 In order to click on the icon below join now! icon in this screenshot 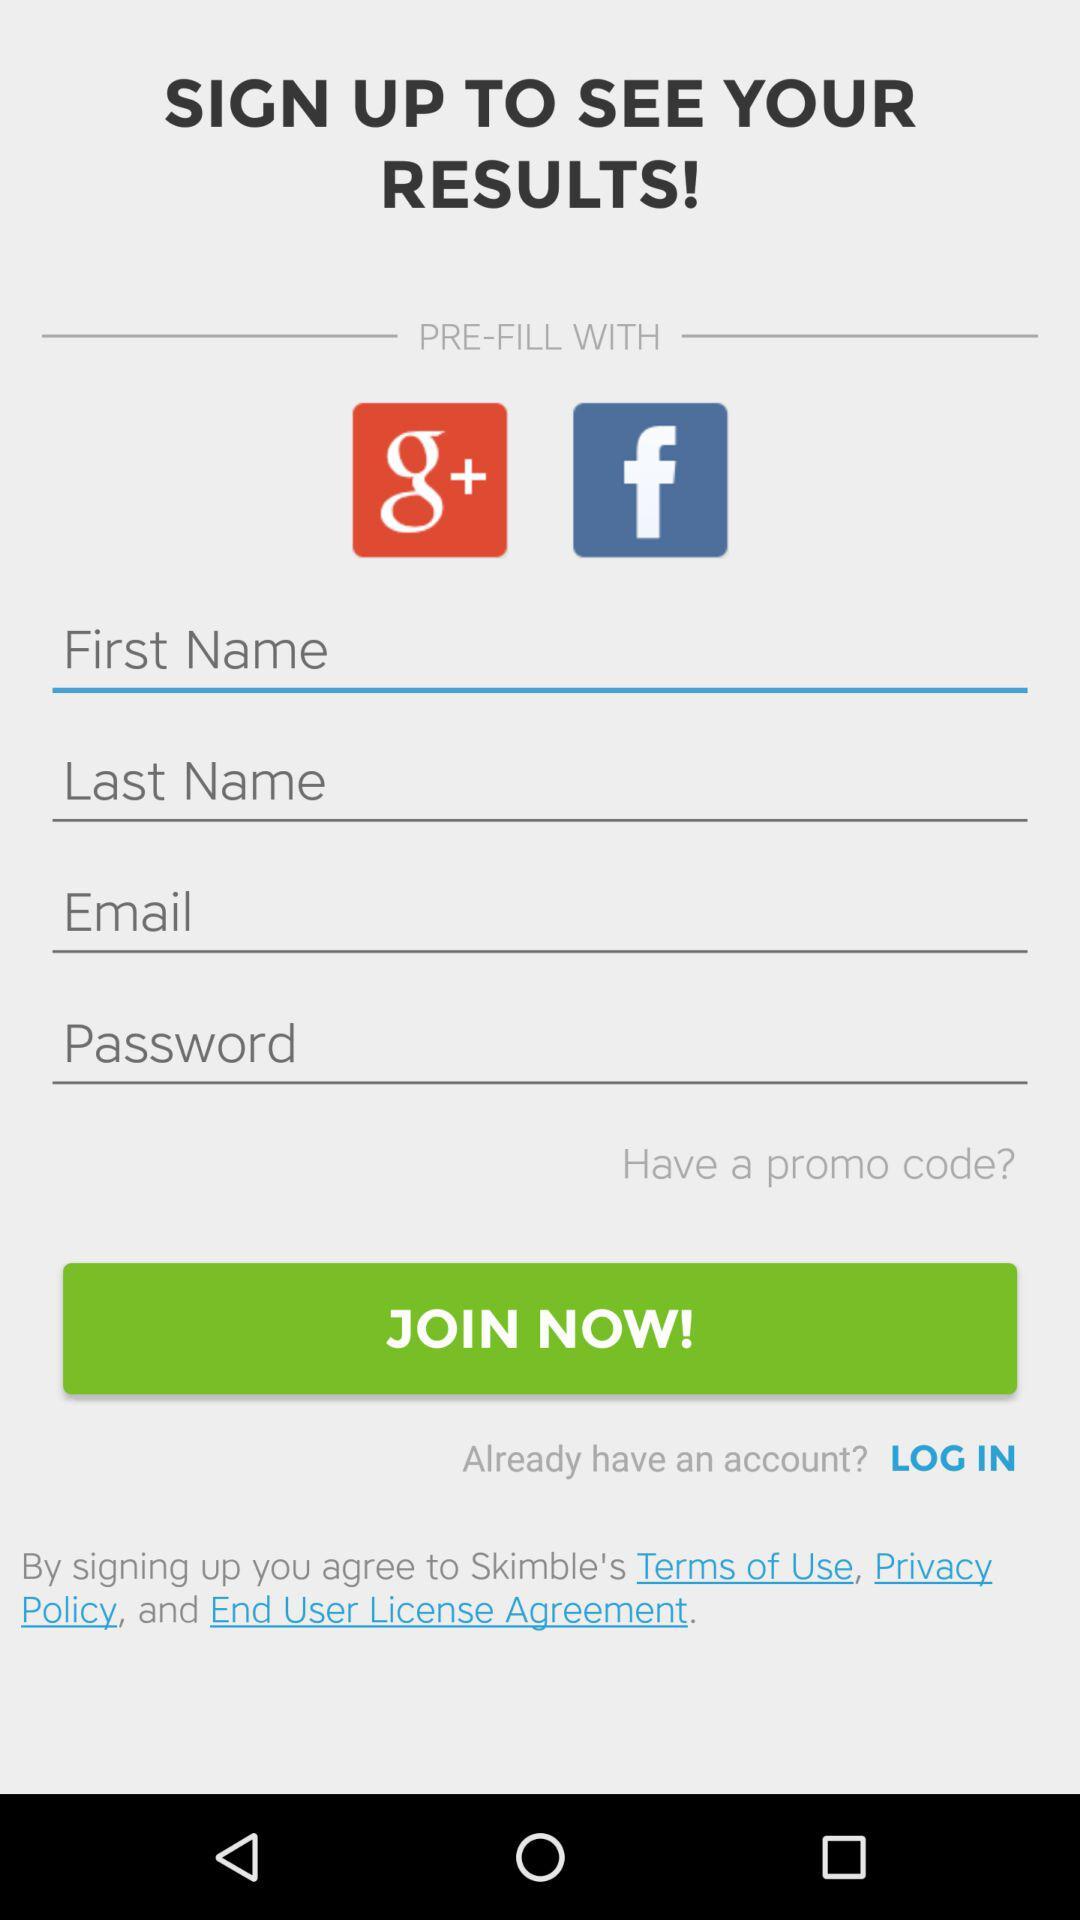, I will do `click(952, 1458)`.